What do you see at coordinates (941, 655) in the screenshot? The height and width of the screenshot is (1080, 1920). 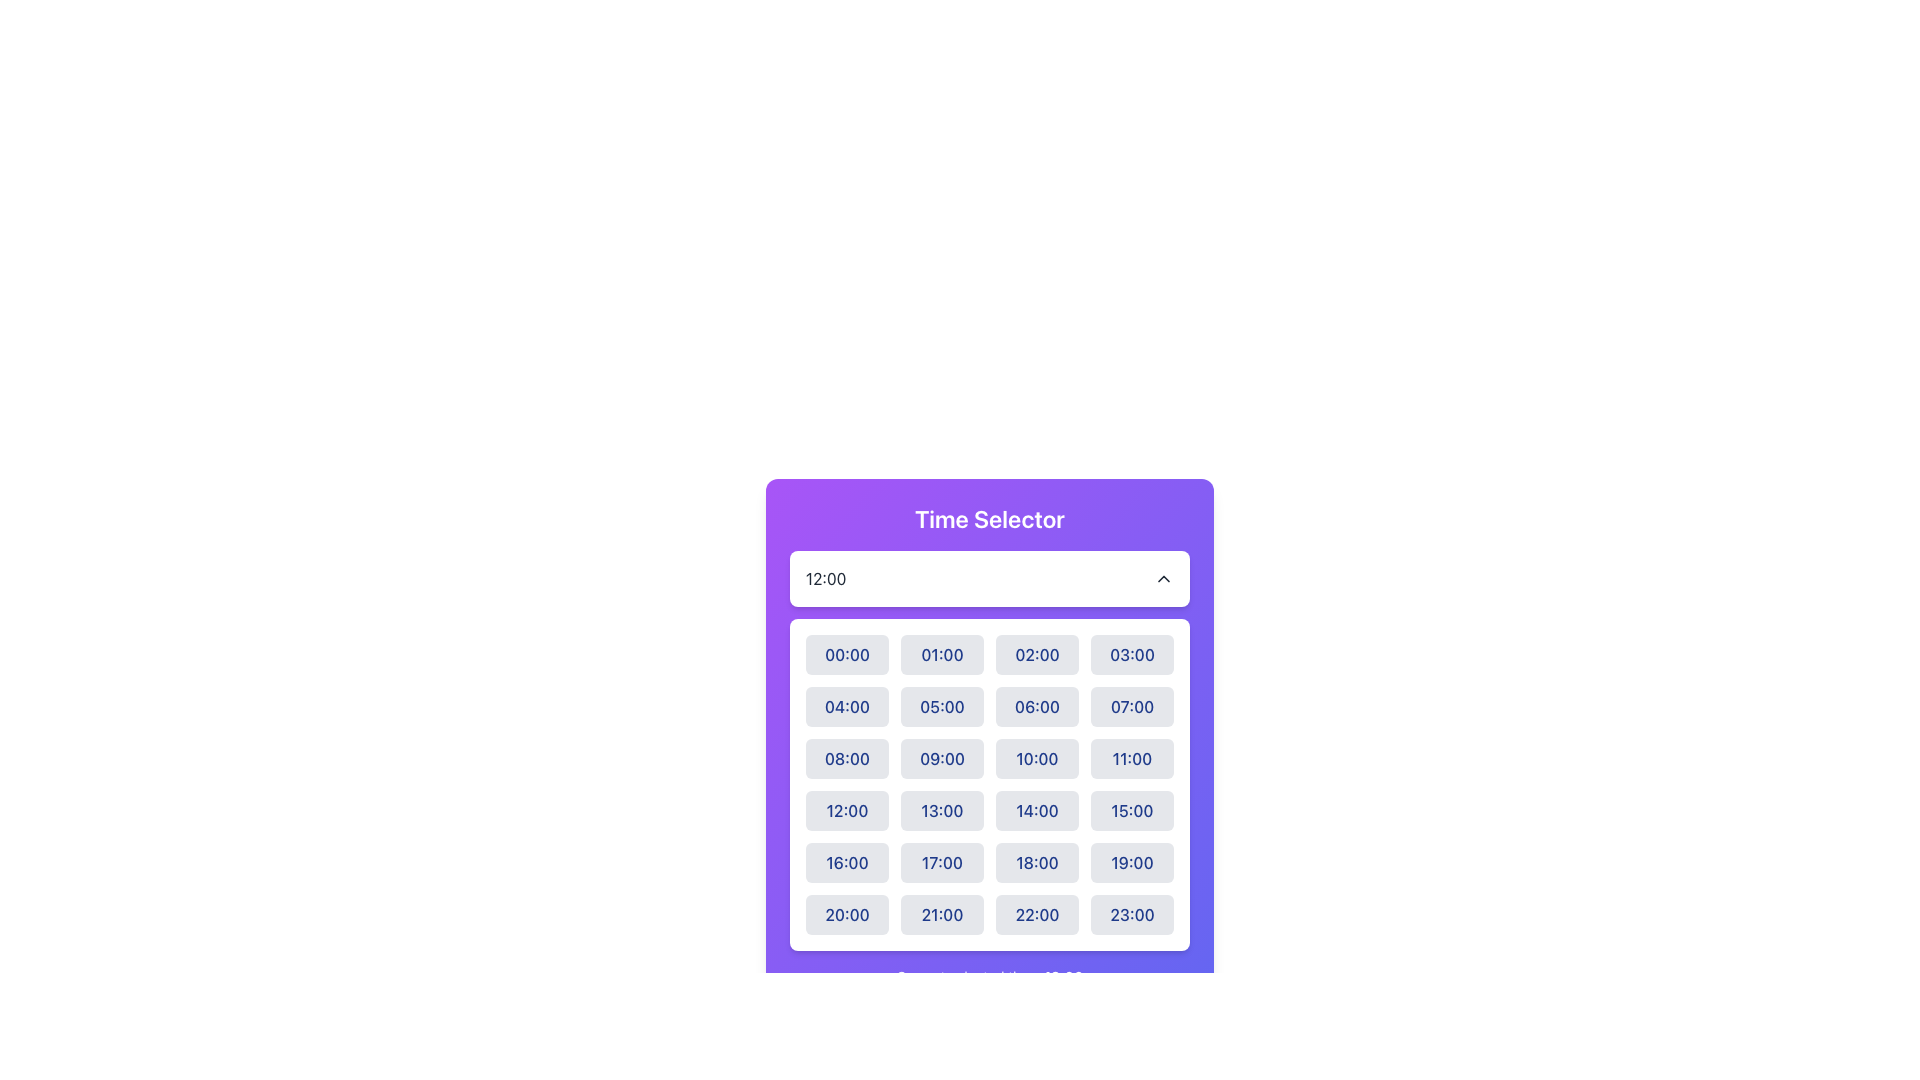 I see `the rounded rectangular button displaying '01:00'` at bounding box center [941, 655].